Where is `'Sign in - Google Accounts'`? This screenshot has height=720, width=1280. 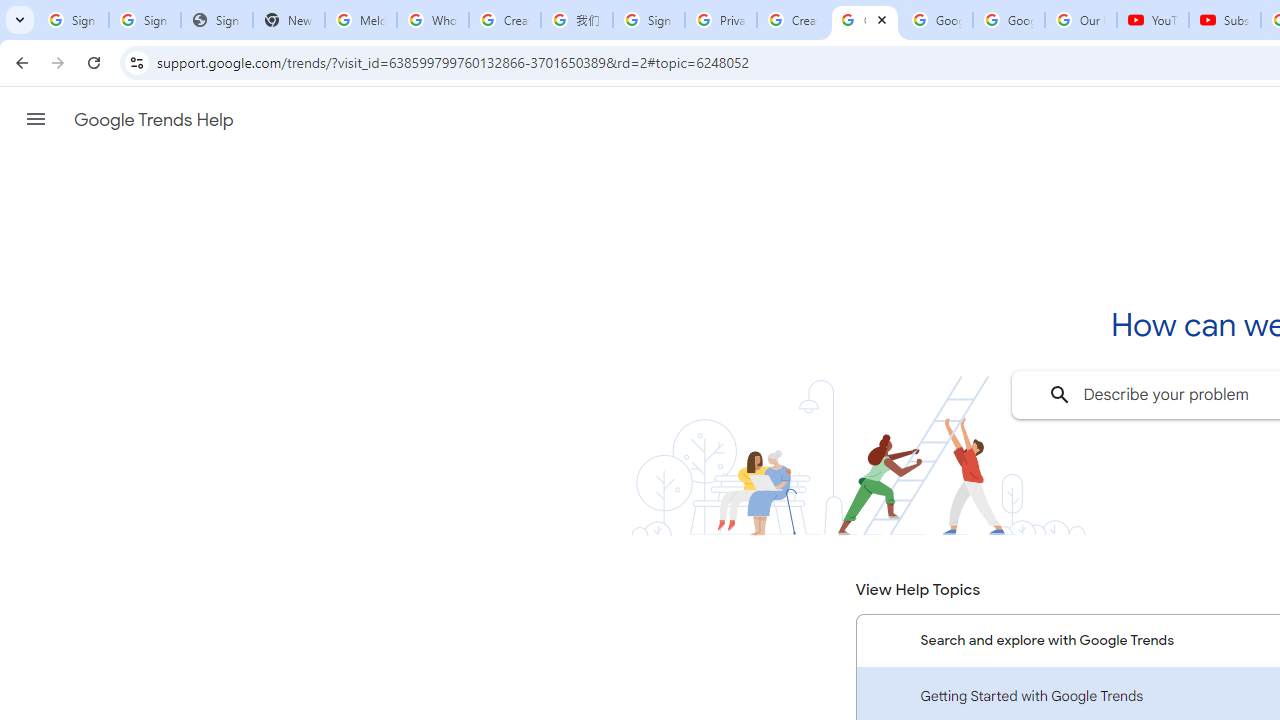
'Sign in - Google Accounts' is located at coordinates (648, 20).